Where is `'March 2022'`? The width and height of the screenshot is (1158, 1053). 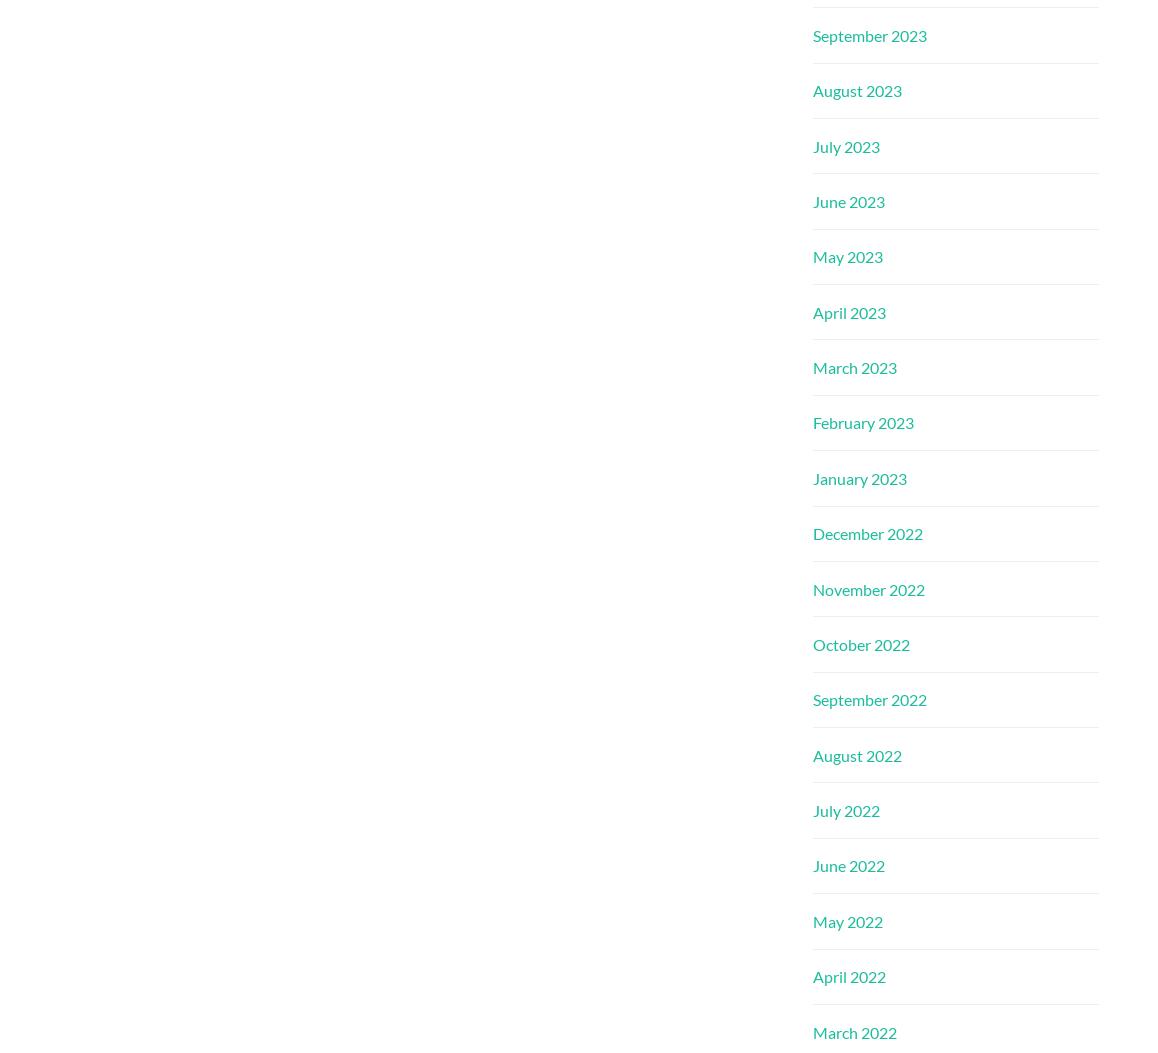
'March 2022' is located at coordinates (853, 1030).